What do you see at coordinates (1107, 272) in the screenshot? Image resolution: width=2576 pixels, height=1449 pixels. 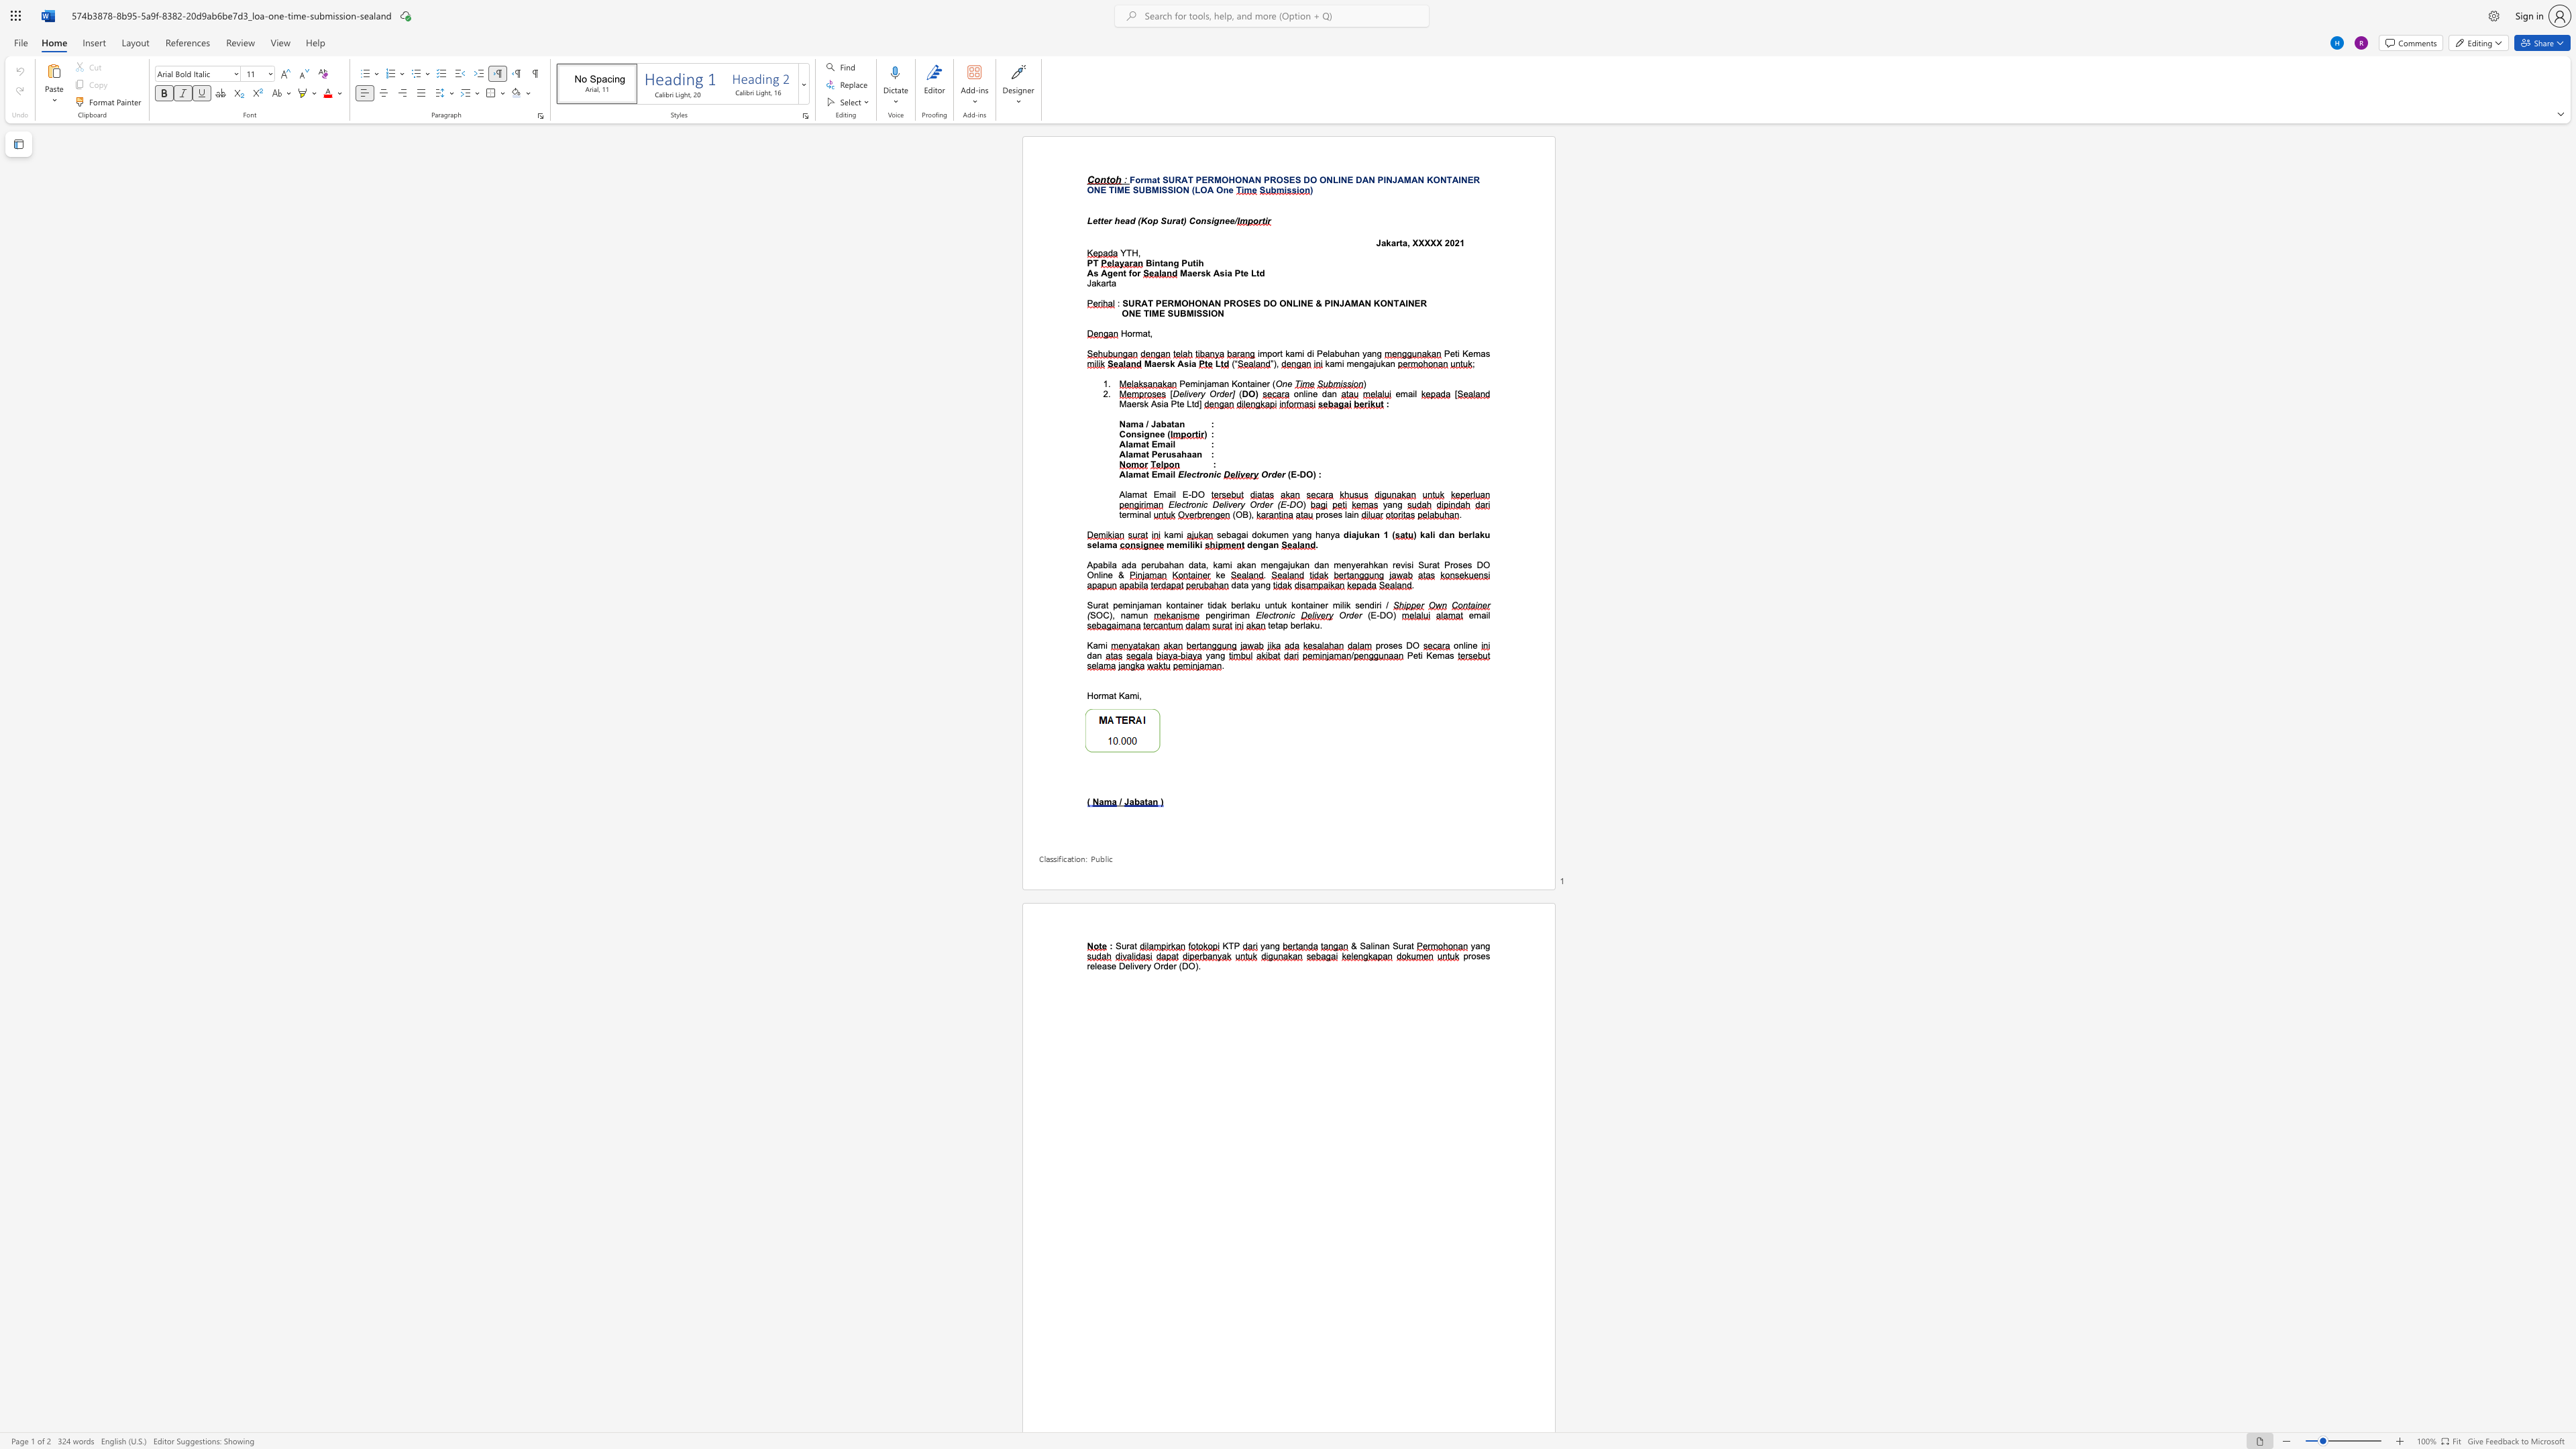 I see `the subset text "ge" within the text "As Agent for"` at bounding box center [1107, 272].